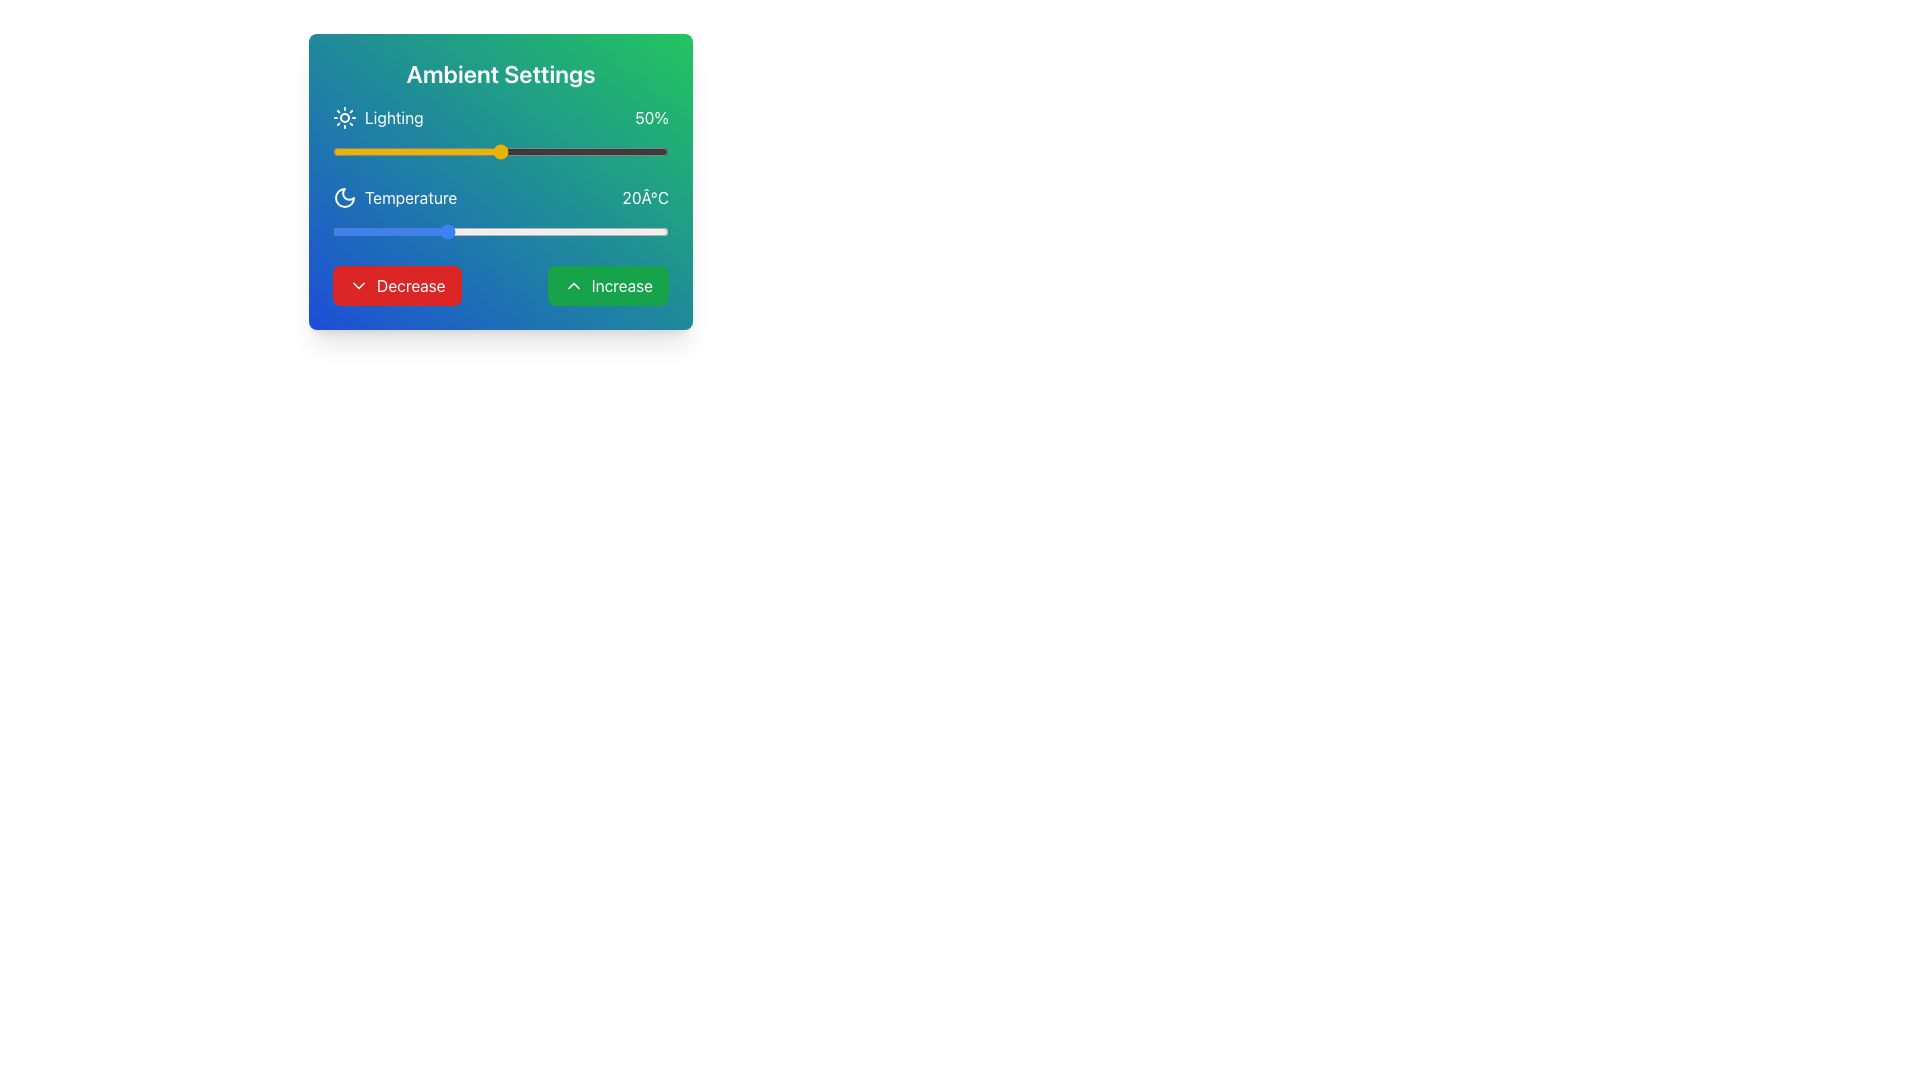 The image size is (1920, 1080). What do you see at coordinates (534, 230) in the screenshot?
I see `the temperature` at bounding box center [534, 230].